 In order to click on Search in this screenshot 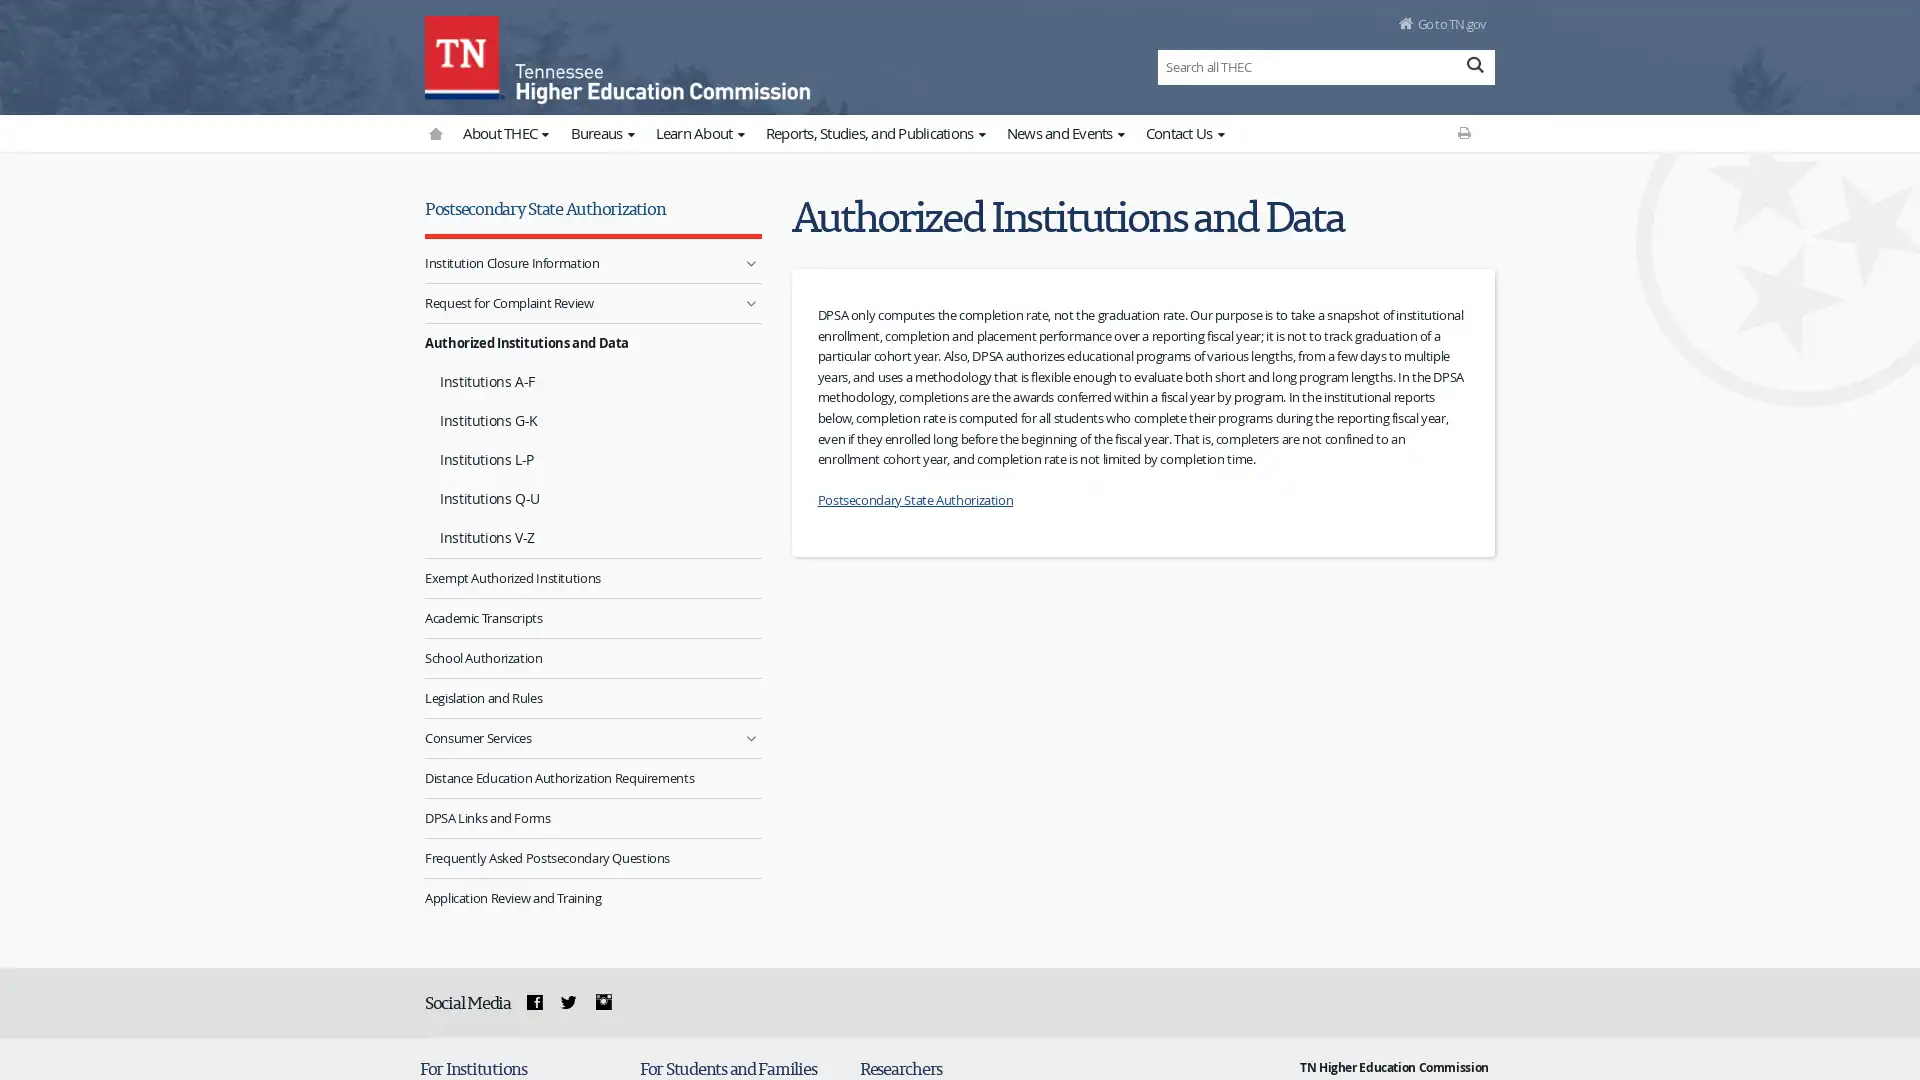, I will do `click(1473, 65)`.